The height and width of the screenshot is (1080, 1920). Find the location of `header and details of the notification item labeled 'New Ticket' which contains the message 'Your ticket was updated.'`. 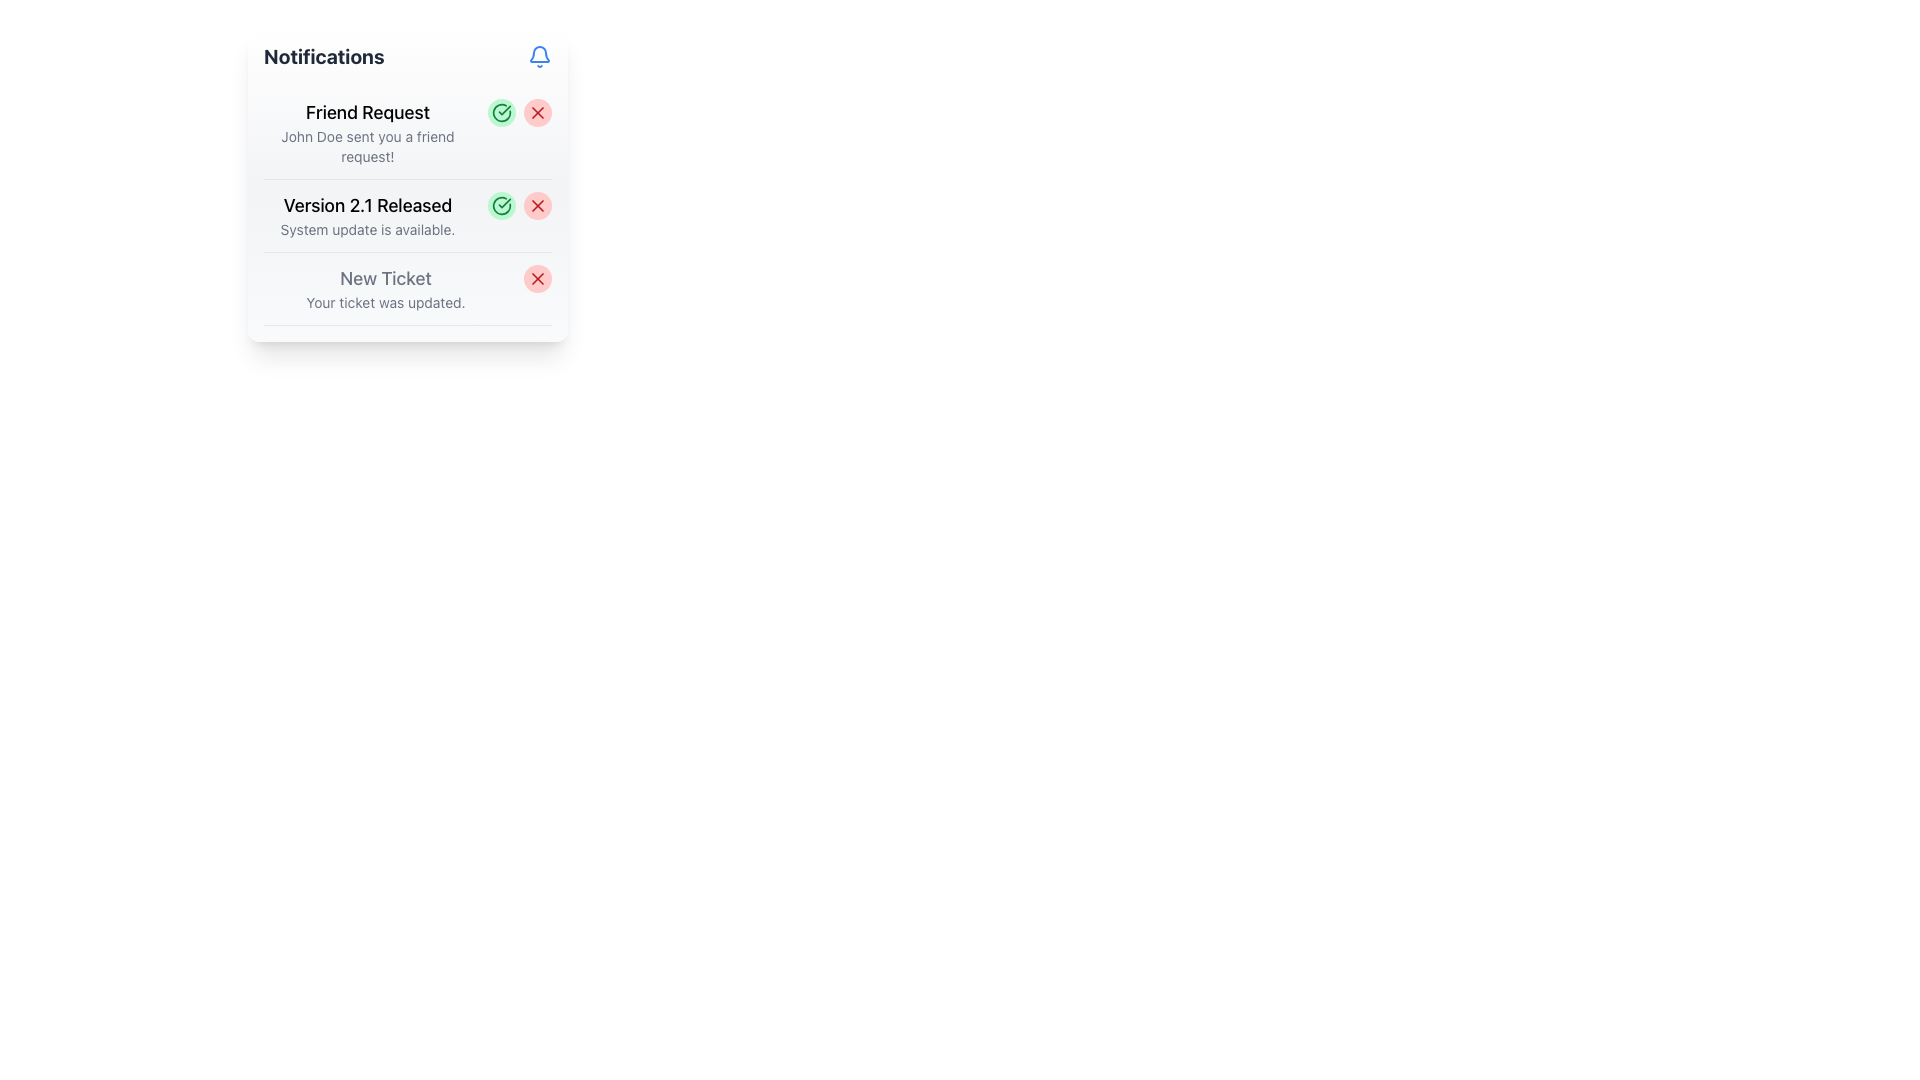

header and details of the notification item labeled 'New Ticket' which contains the message 'Your ticket was updated.' is located at coordinates (407, 289).